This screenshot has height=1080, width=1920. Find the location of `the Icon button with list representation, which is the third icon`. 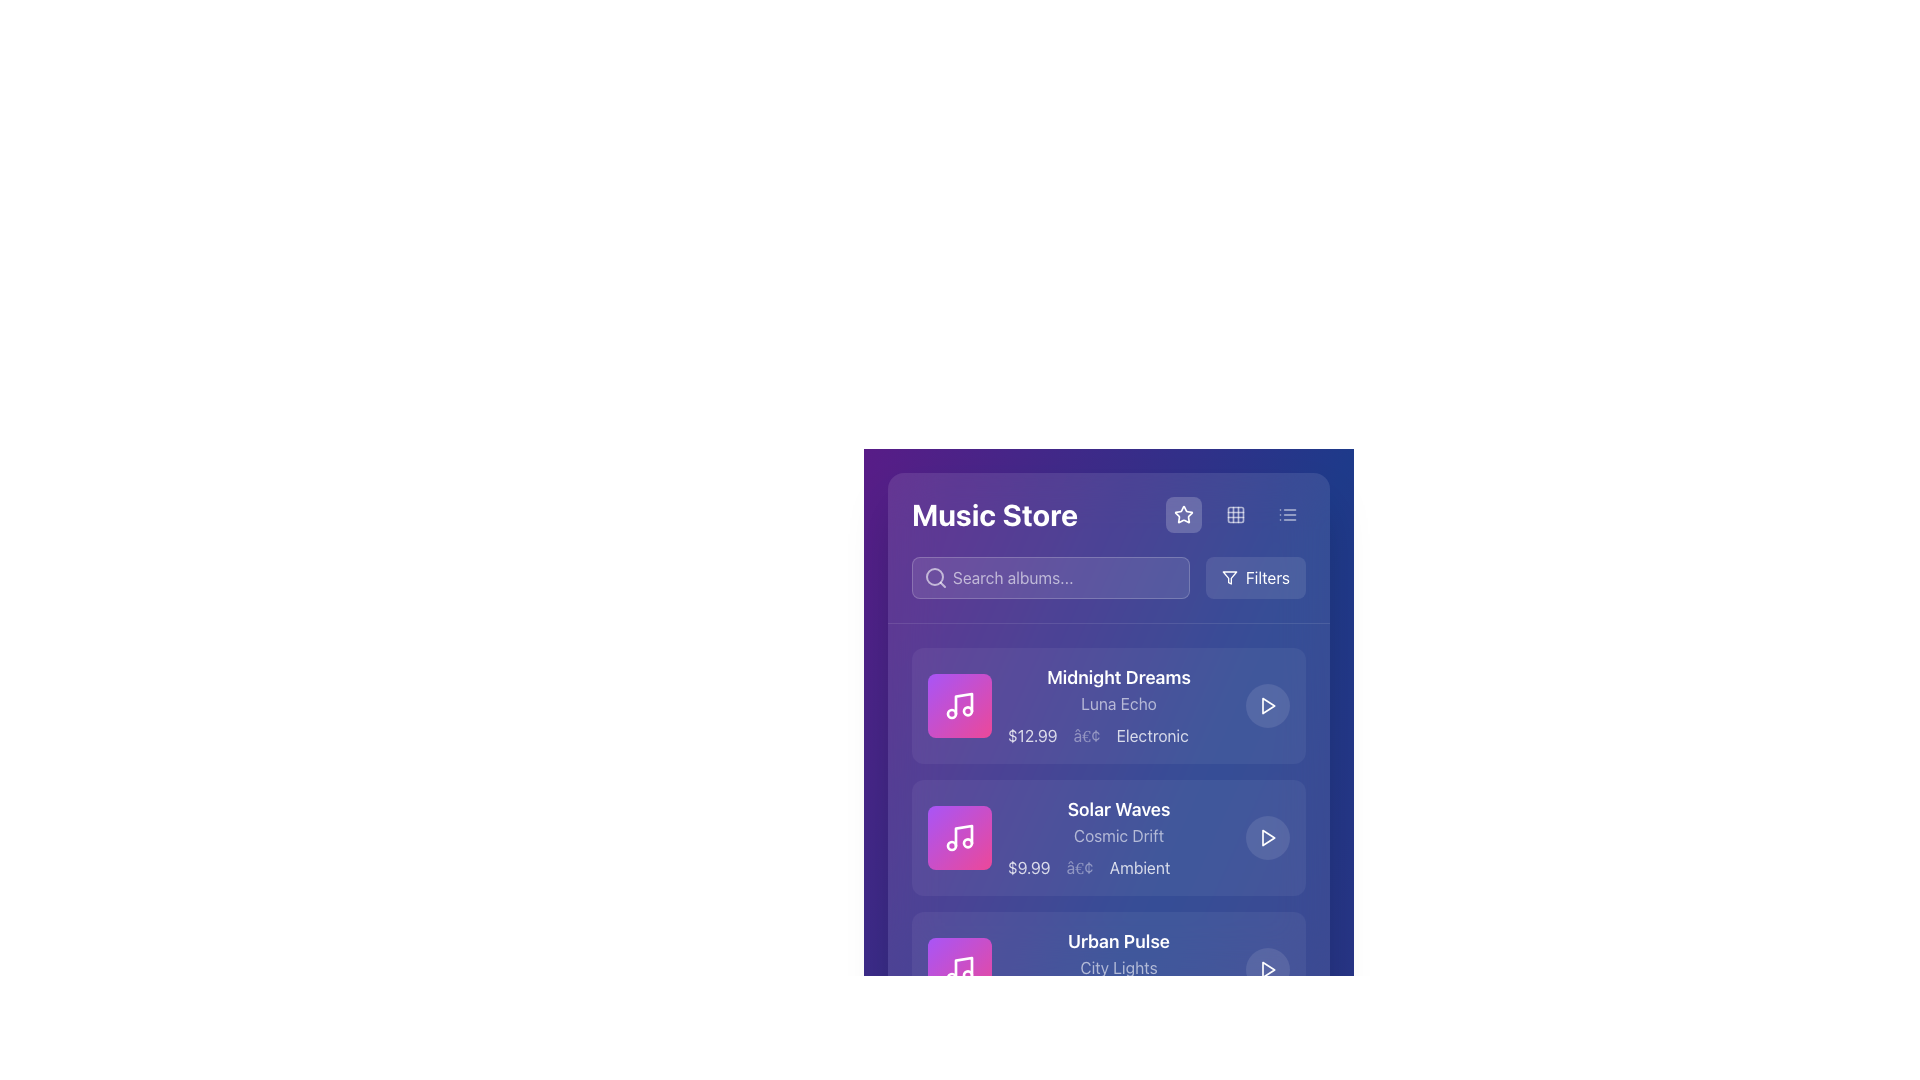

the Icon button with list representation, which is the third icon is located at coordinates (1287, 514).